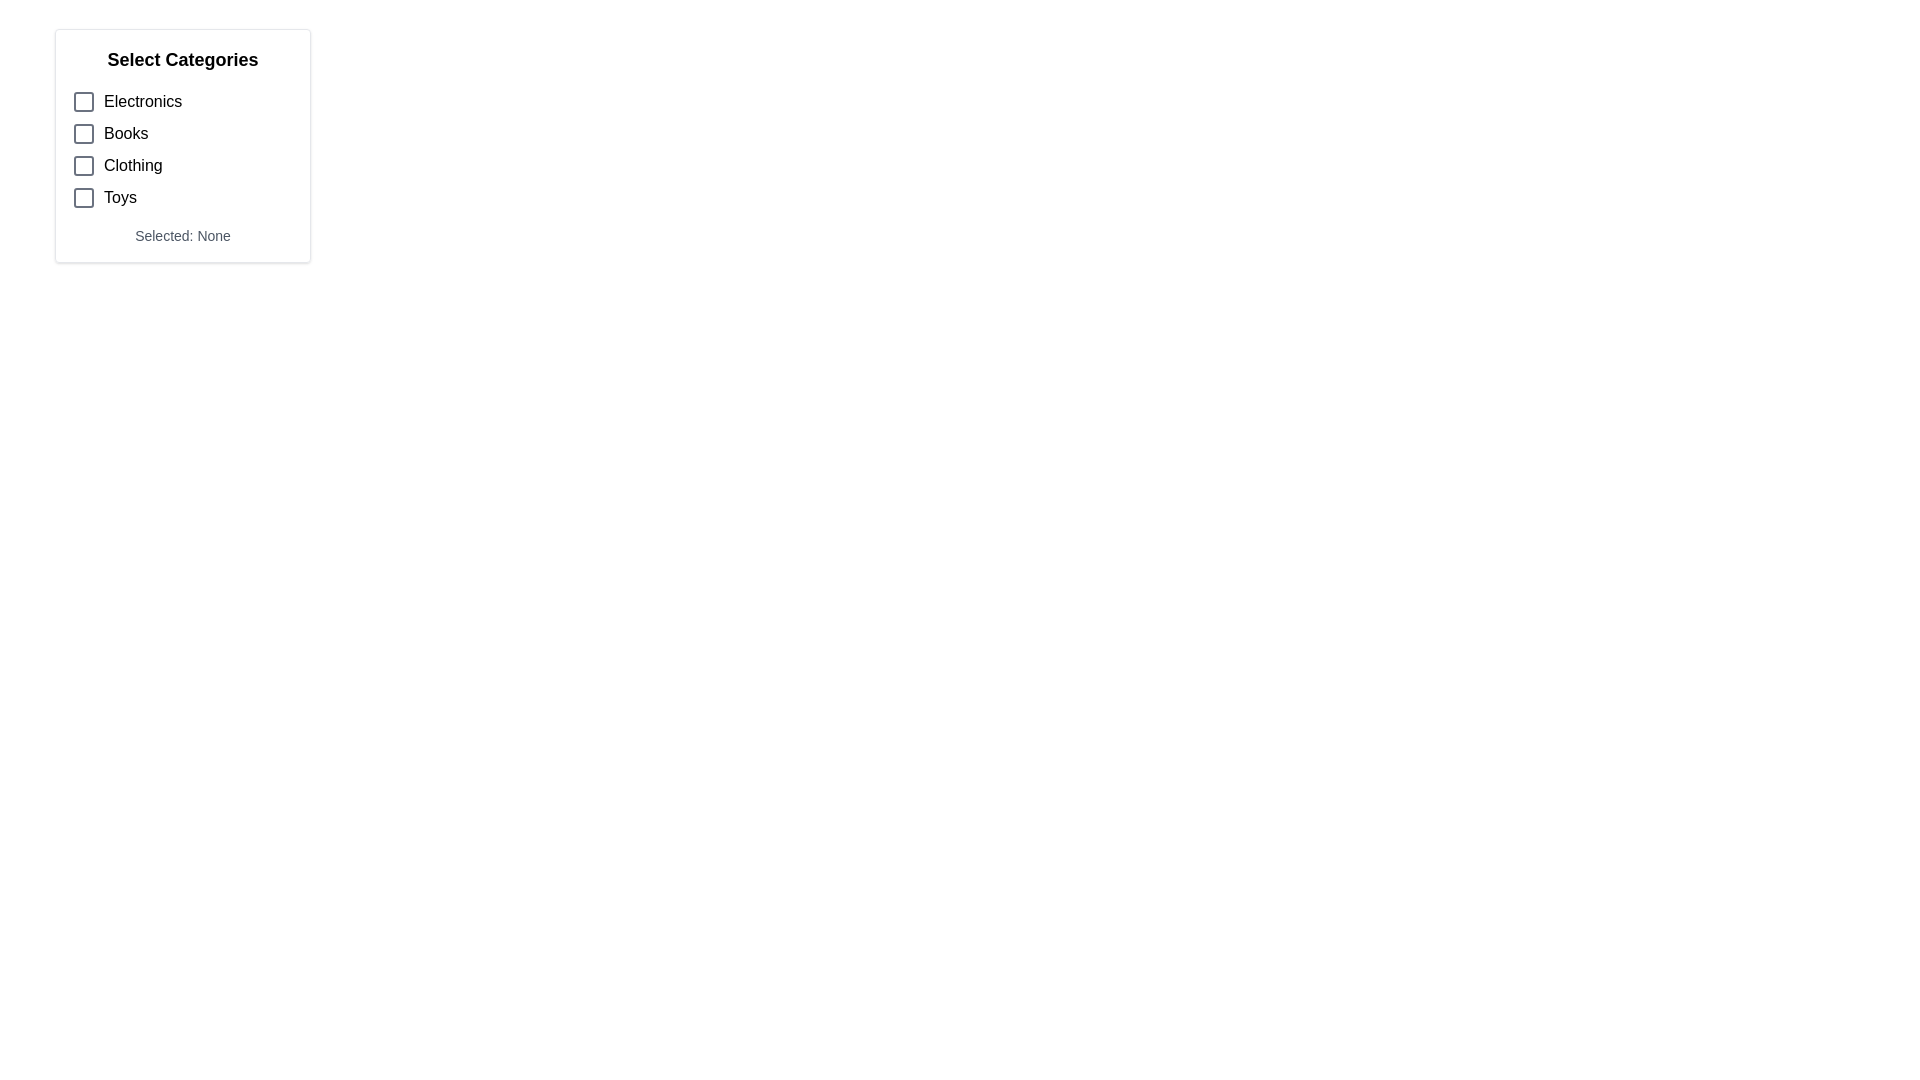  What do you see at coordinates (82, 101) in the screenshot?
I see `the inner fill of the checkbox next to 'Electronics'` at bounding box center [82, 101].